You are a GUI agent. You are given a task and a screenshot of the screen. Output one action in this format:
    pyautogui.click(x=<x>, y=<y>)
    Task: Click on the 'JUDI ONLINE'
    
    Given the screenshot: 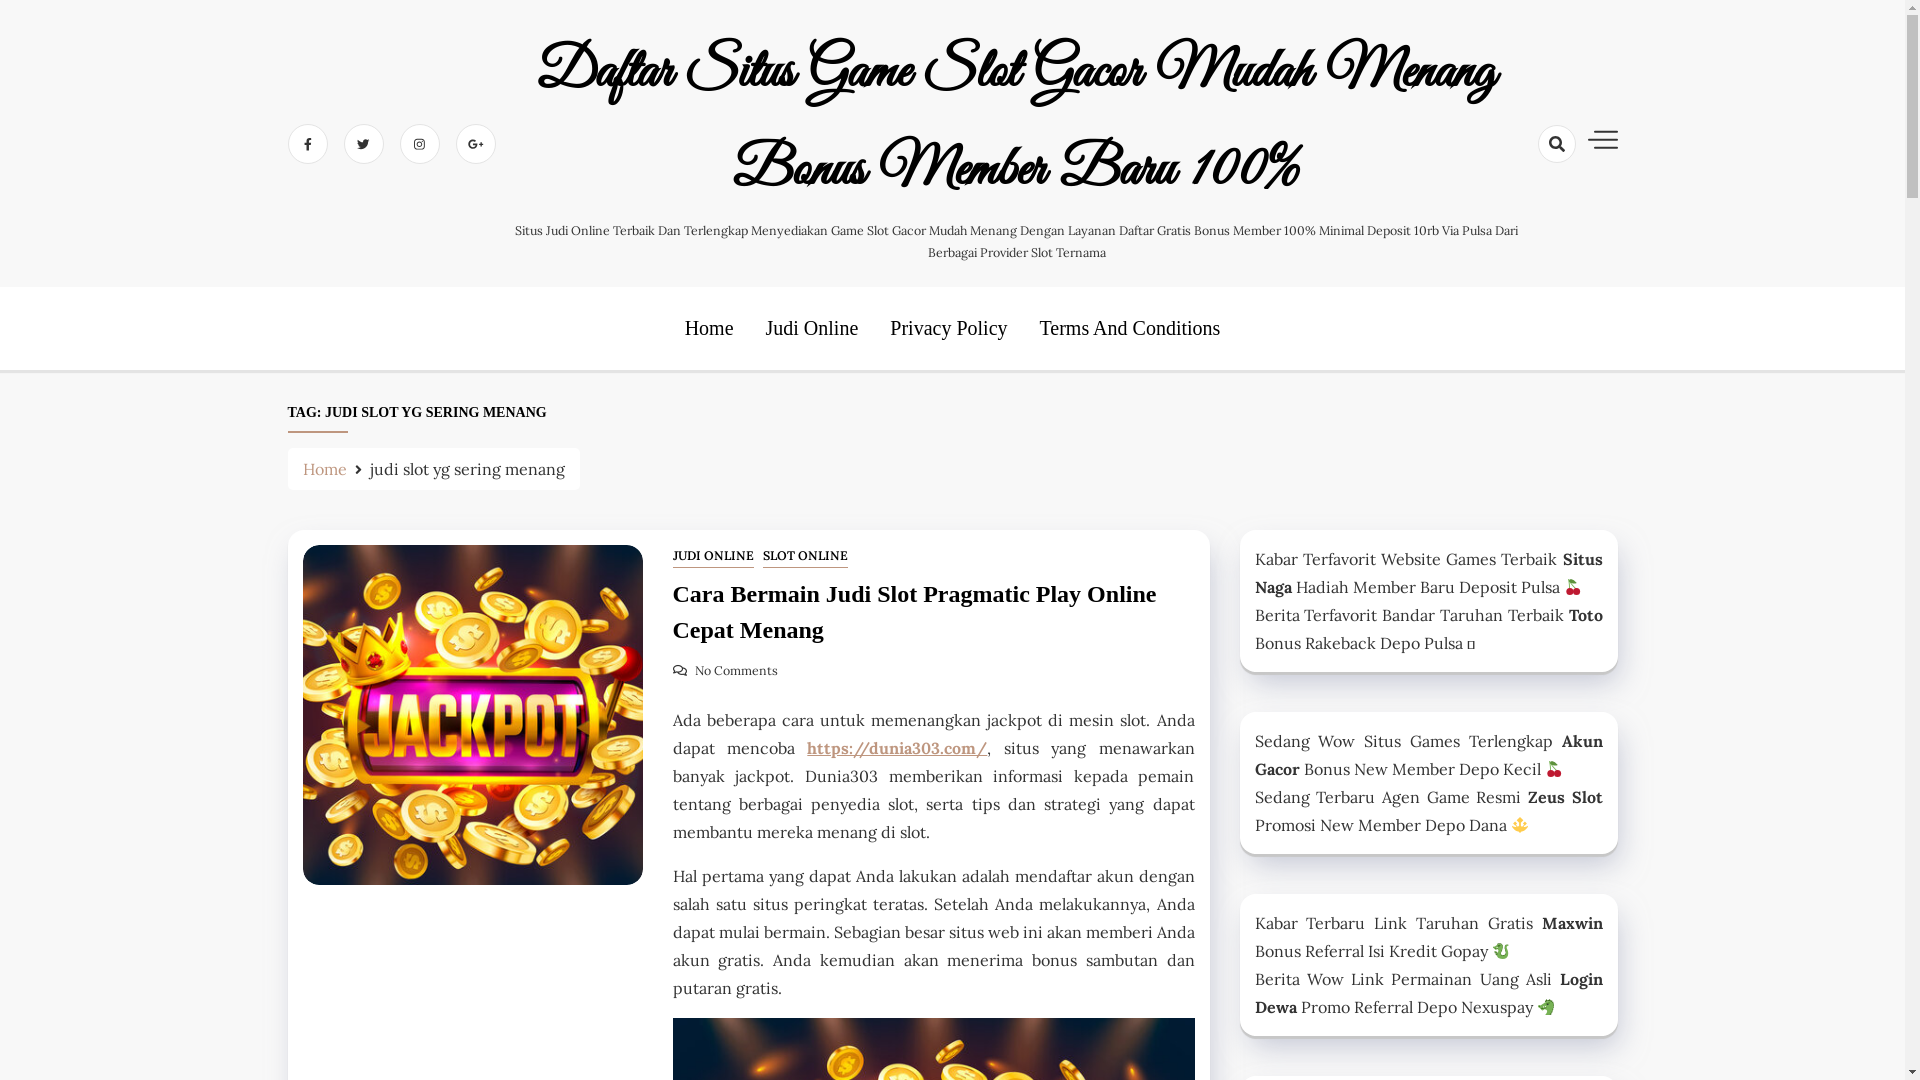 What is the action you would take?
    pyautogui.click(x=712, y=556)
    